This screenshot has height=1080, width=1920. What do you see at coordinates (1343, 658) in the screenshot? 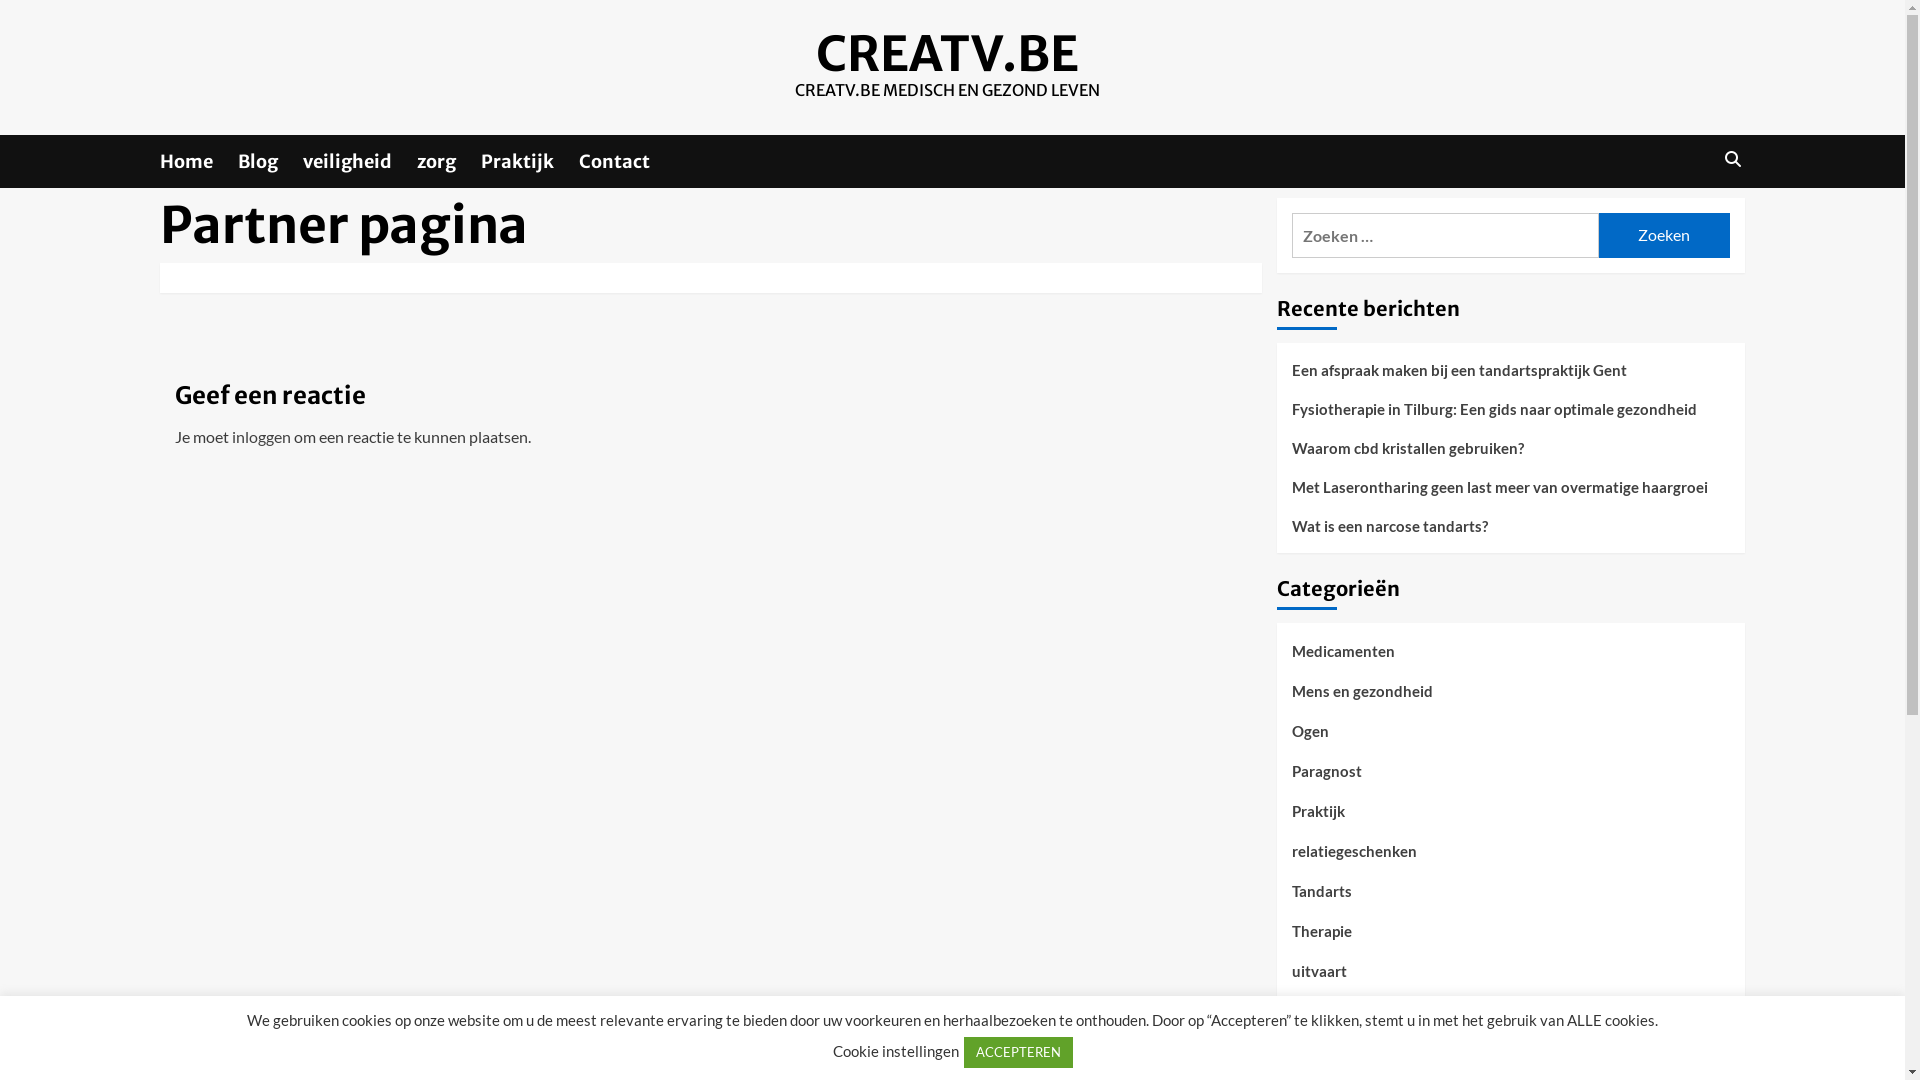
I see `'Medicamenten'` at bounding box center [1343, 658].